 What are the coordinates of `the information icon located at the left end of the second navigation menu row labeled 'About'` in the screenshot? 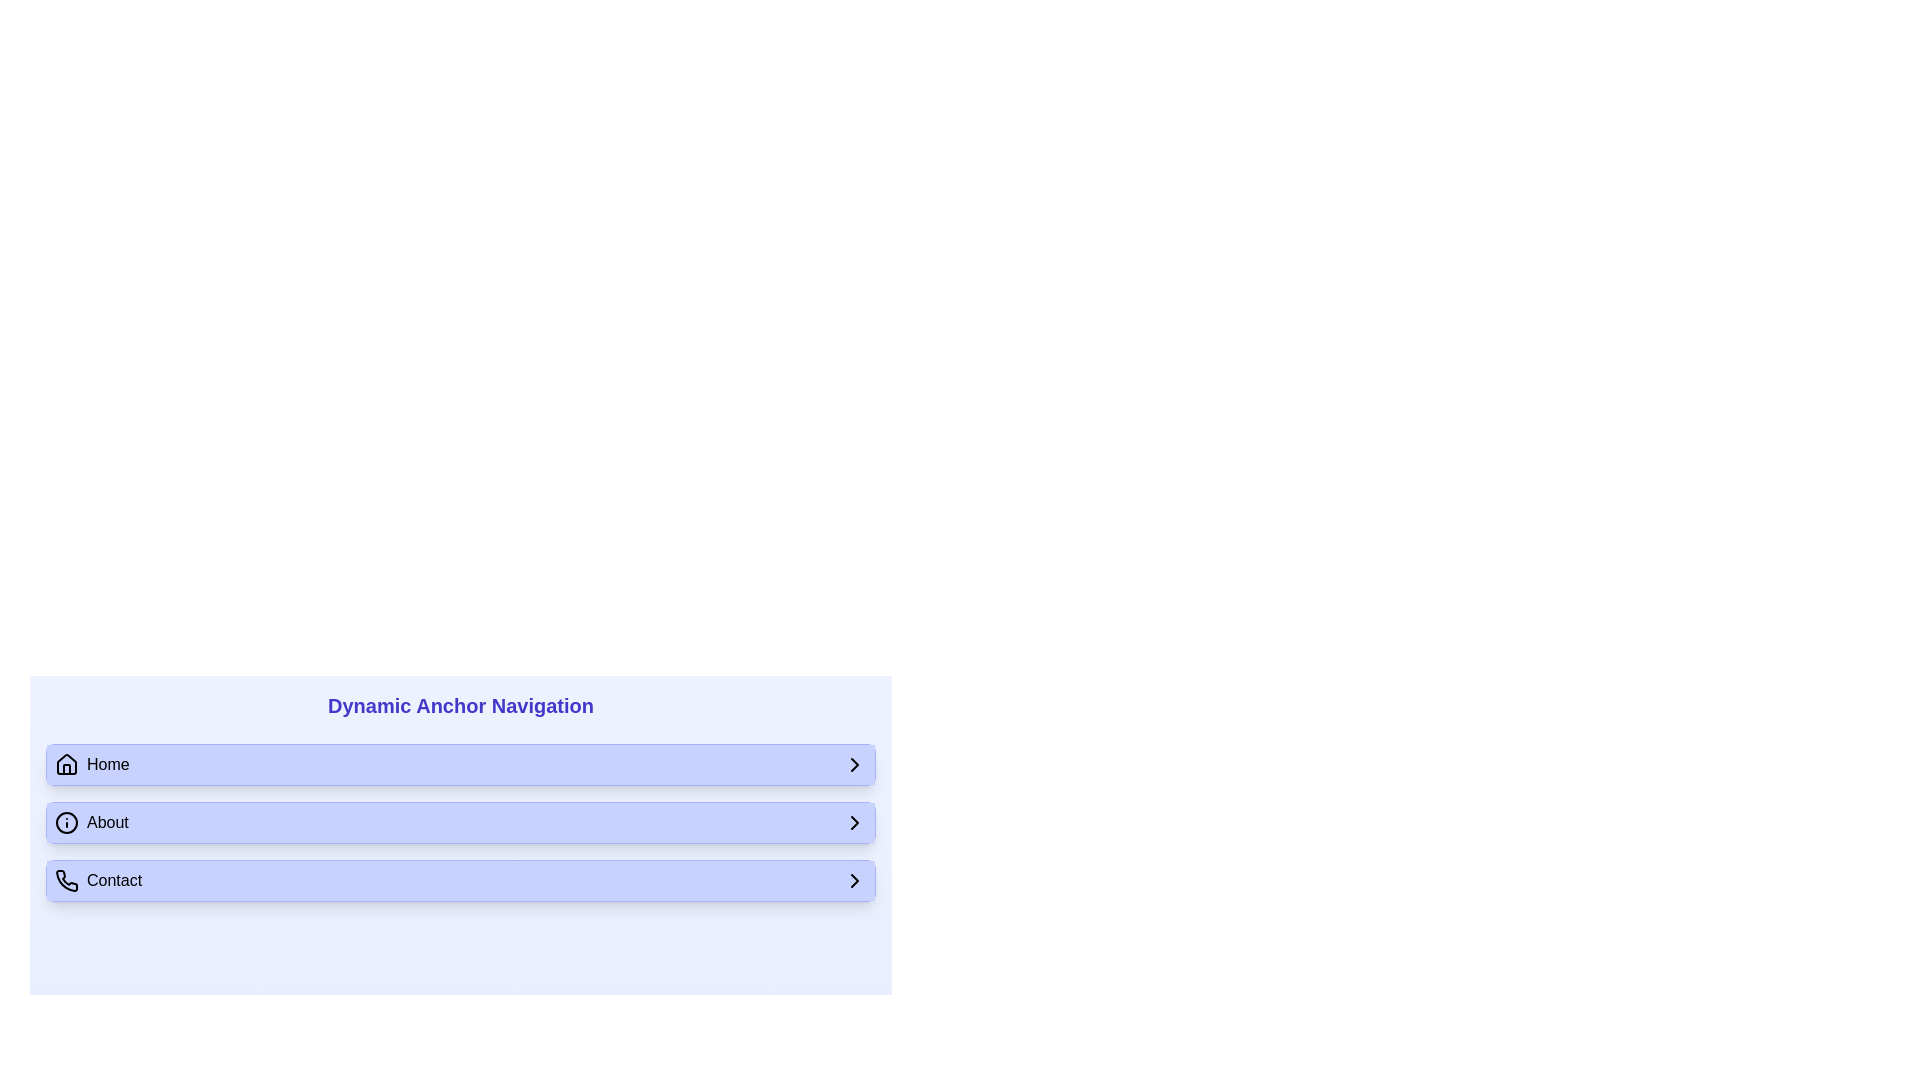 It's located at (67, 822).